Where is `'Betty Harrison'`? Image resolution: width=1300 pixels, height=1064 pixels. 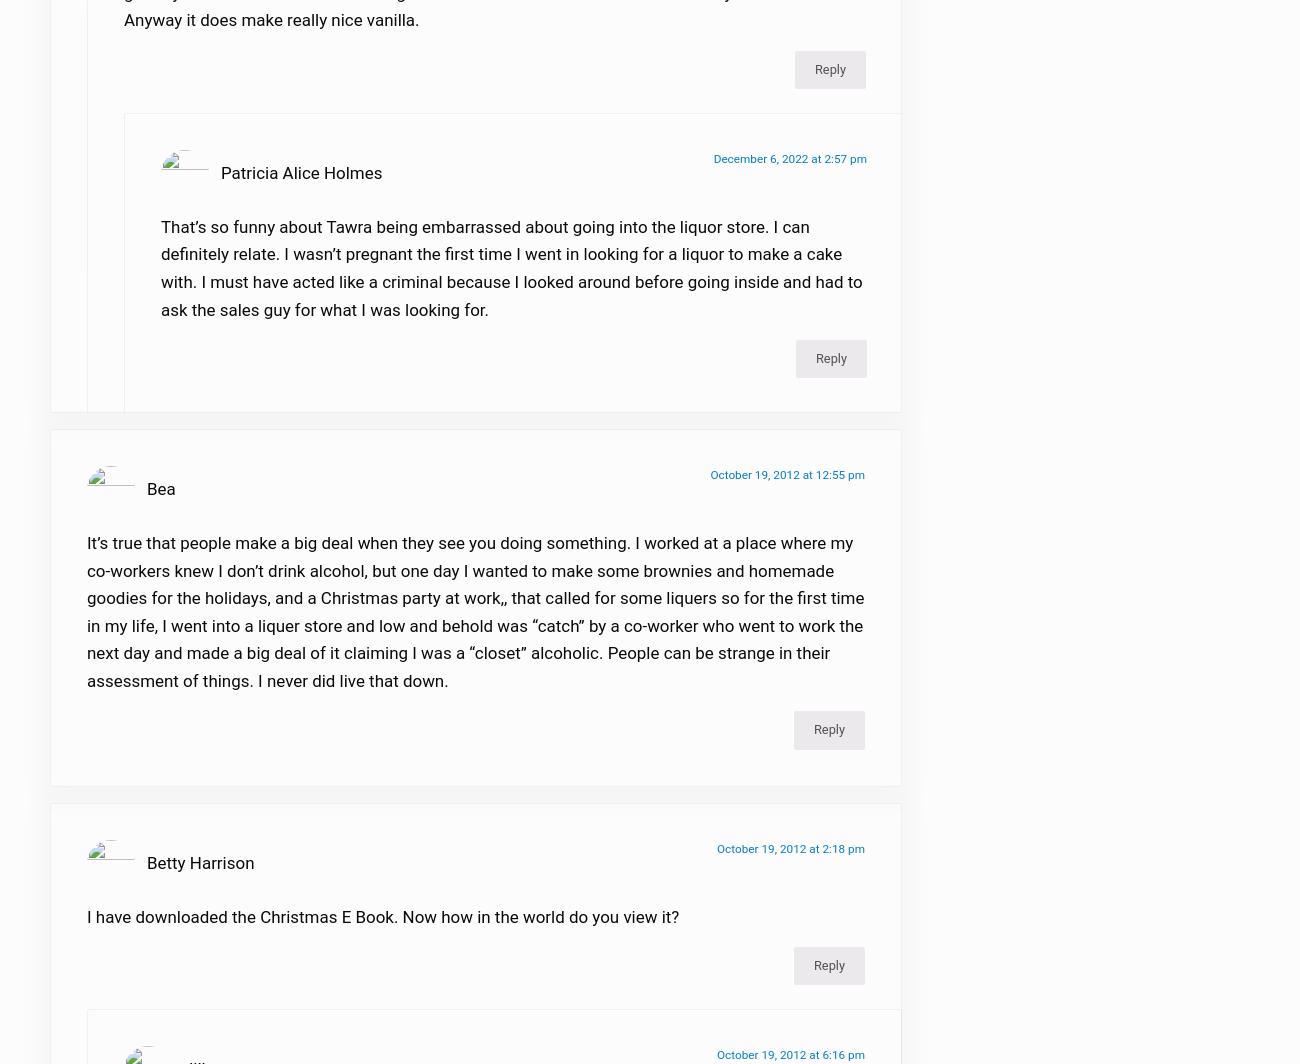
'Betty Harrison' is located at coordinates (146, 875).